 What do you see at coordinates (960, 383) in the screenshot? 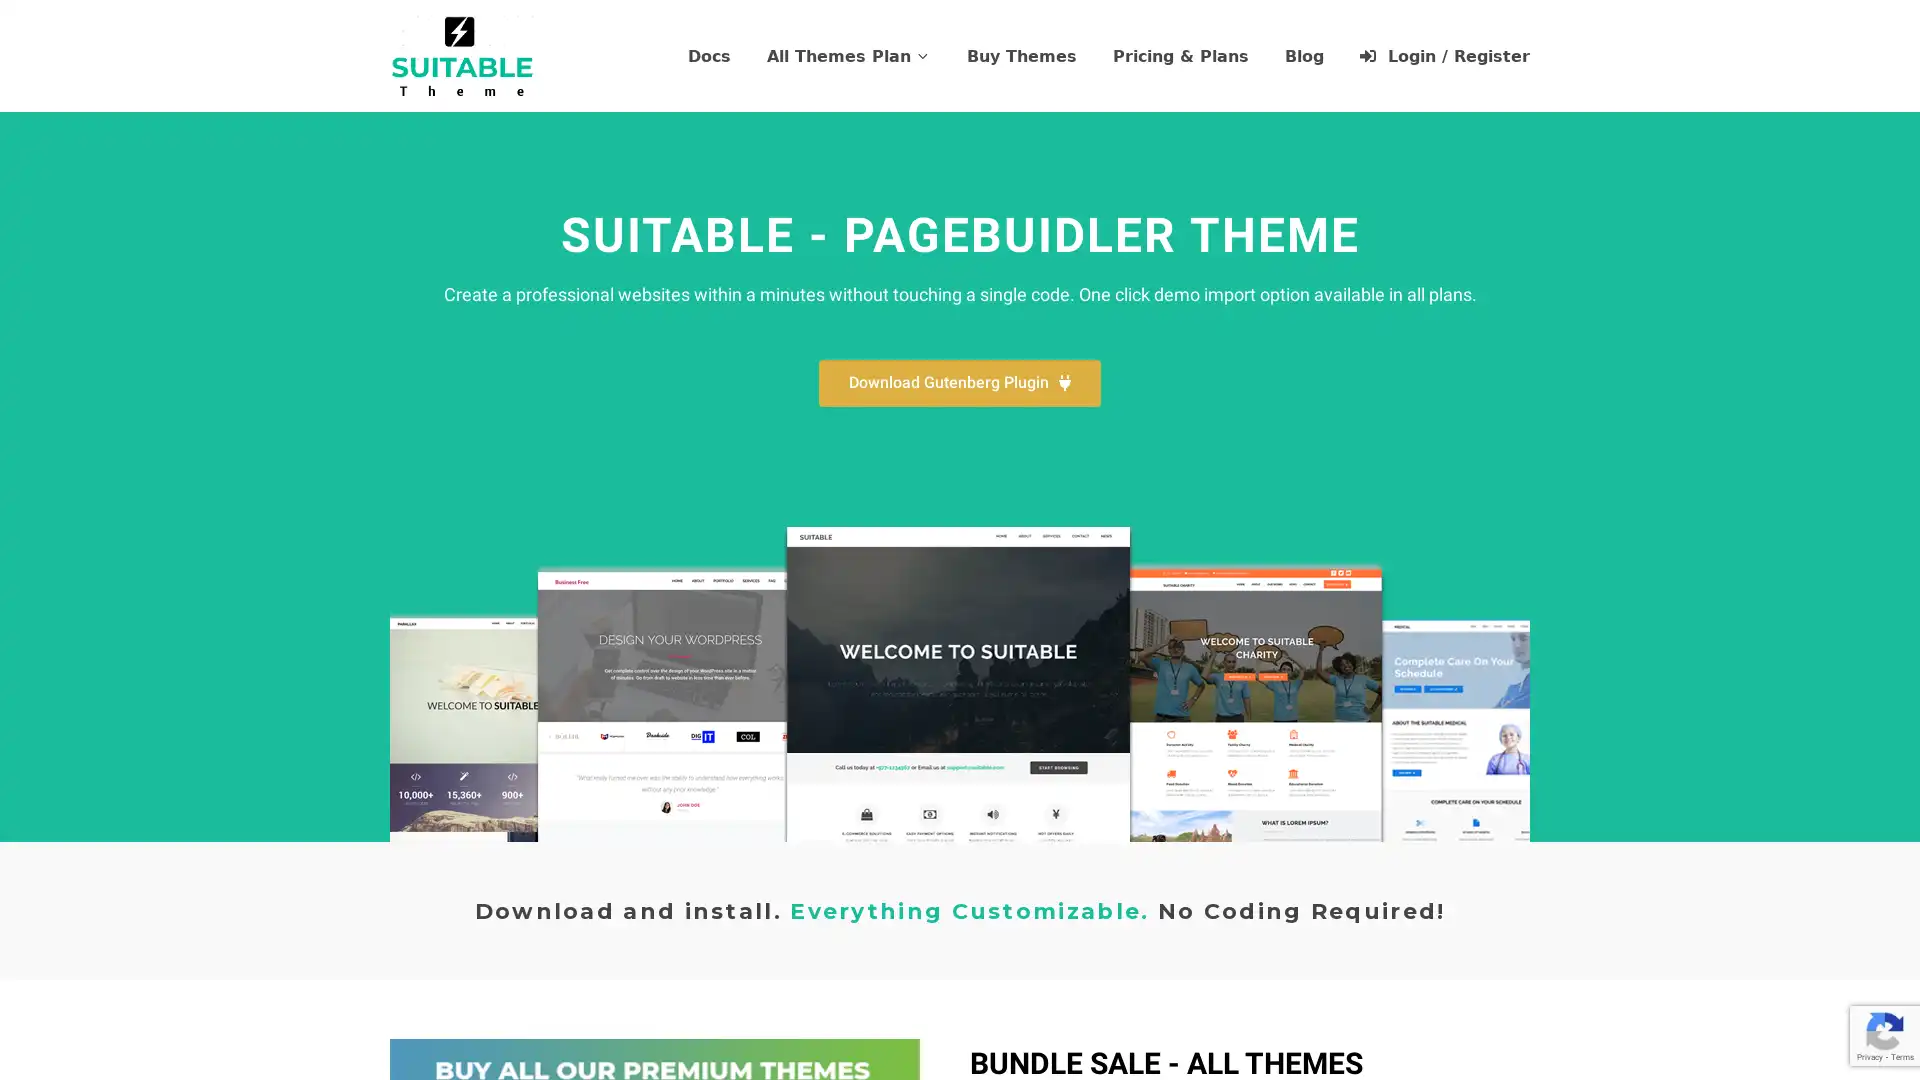
I see `Download Gutenberg Plugin` at bounding box center [960, 383].